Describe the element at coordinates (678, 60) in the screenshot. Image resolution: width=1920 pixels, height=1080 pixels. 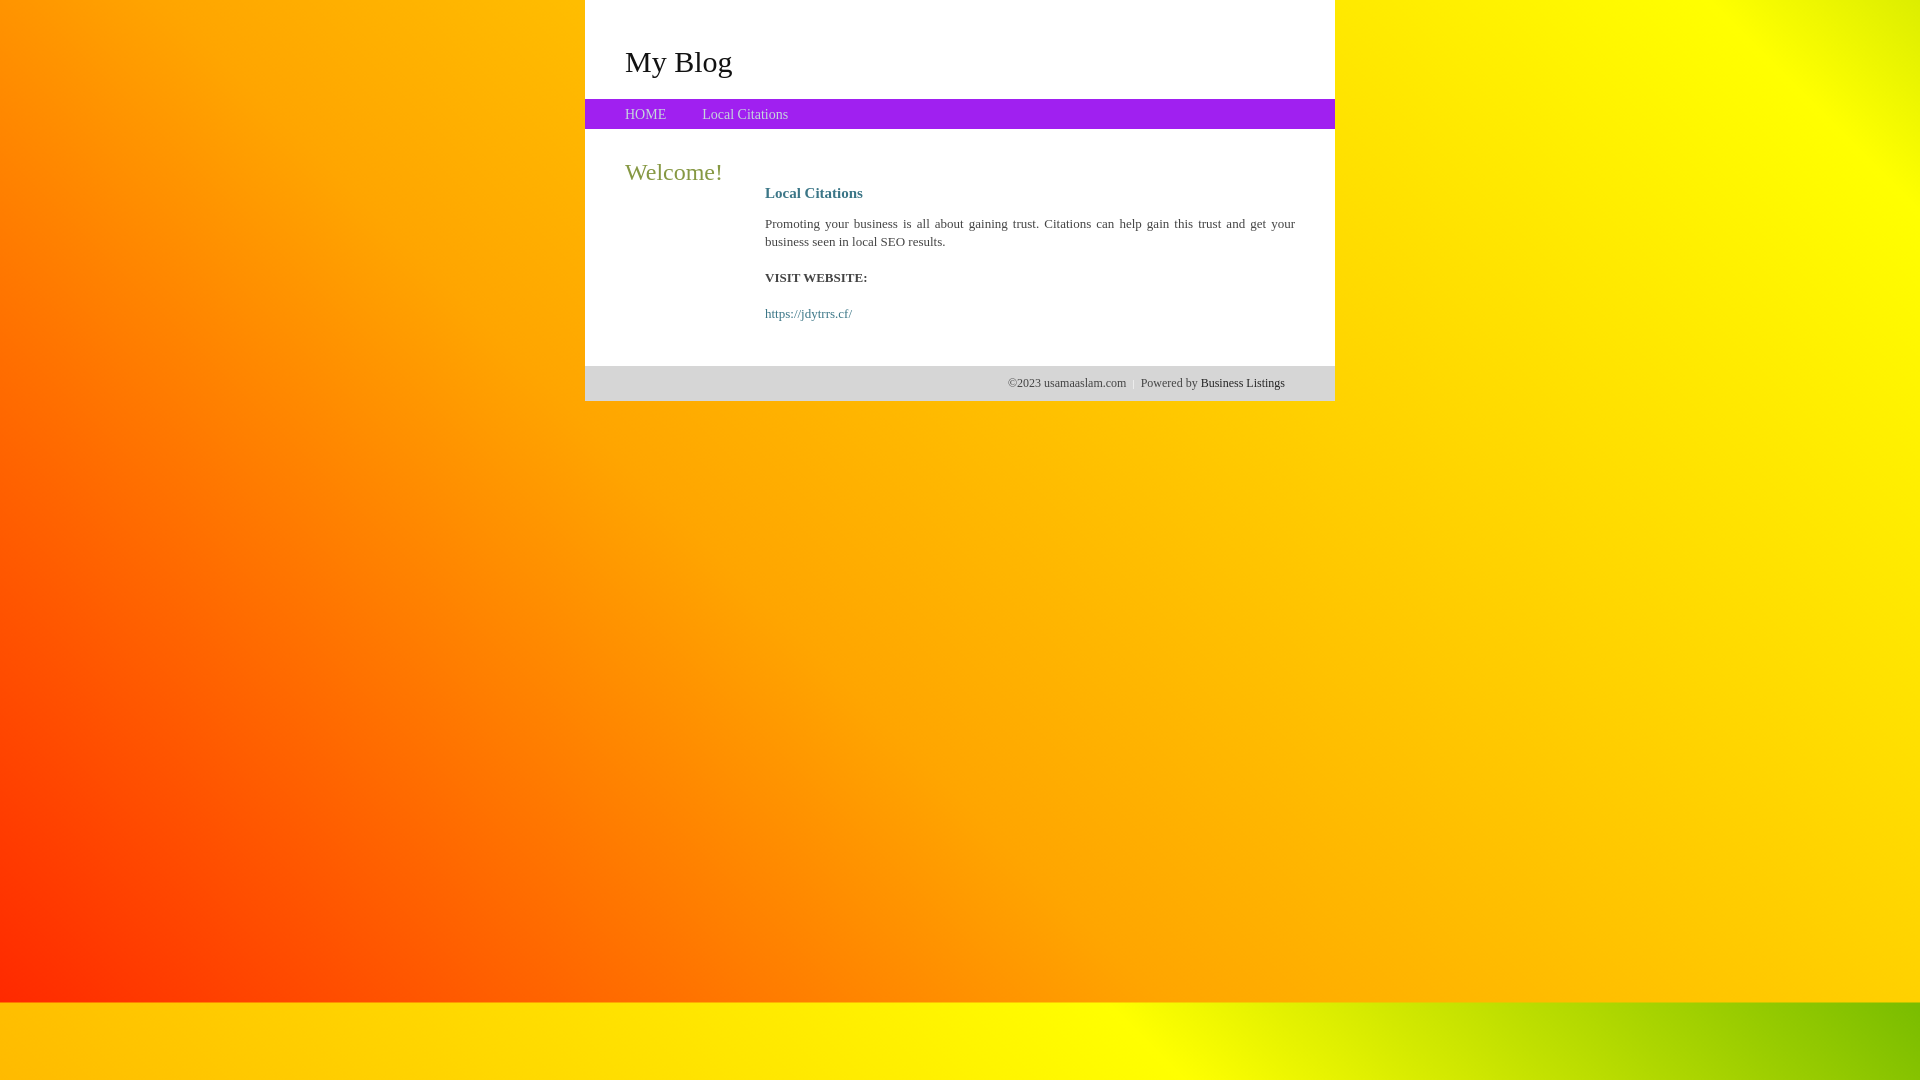
I see `'My Blog'` at that location.